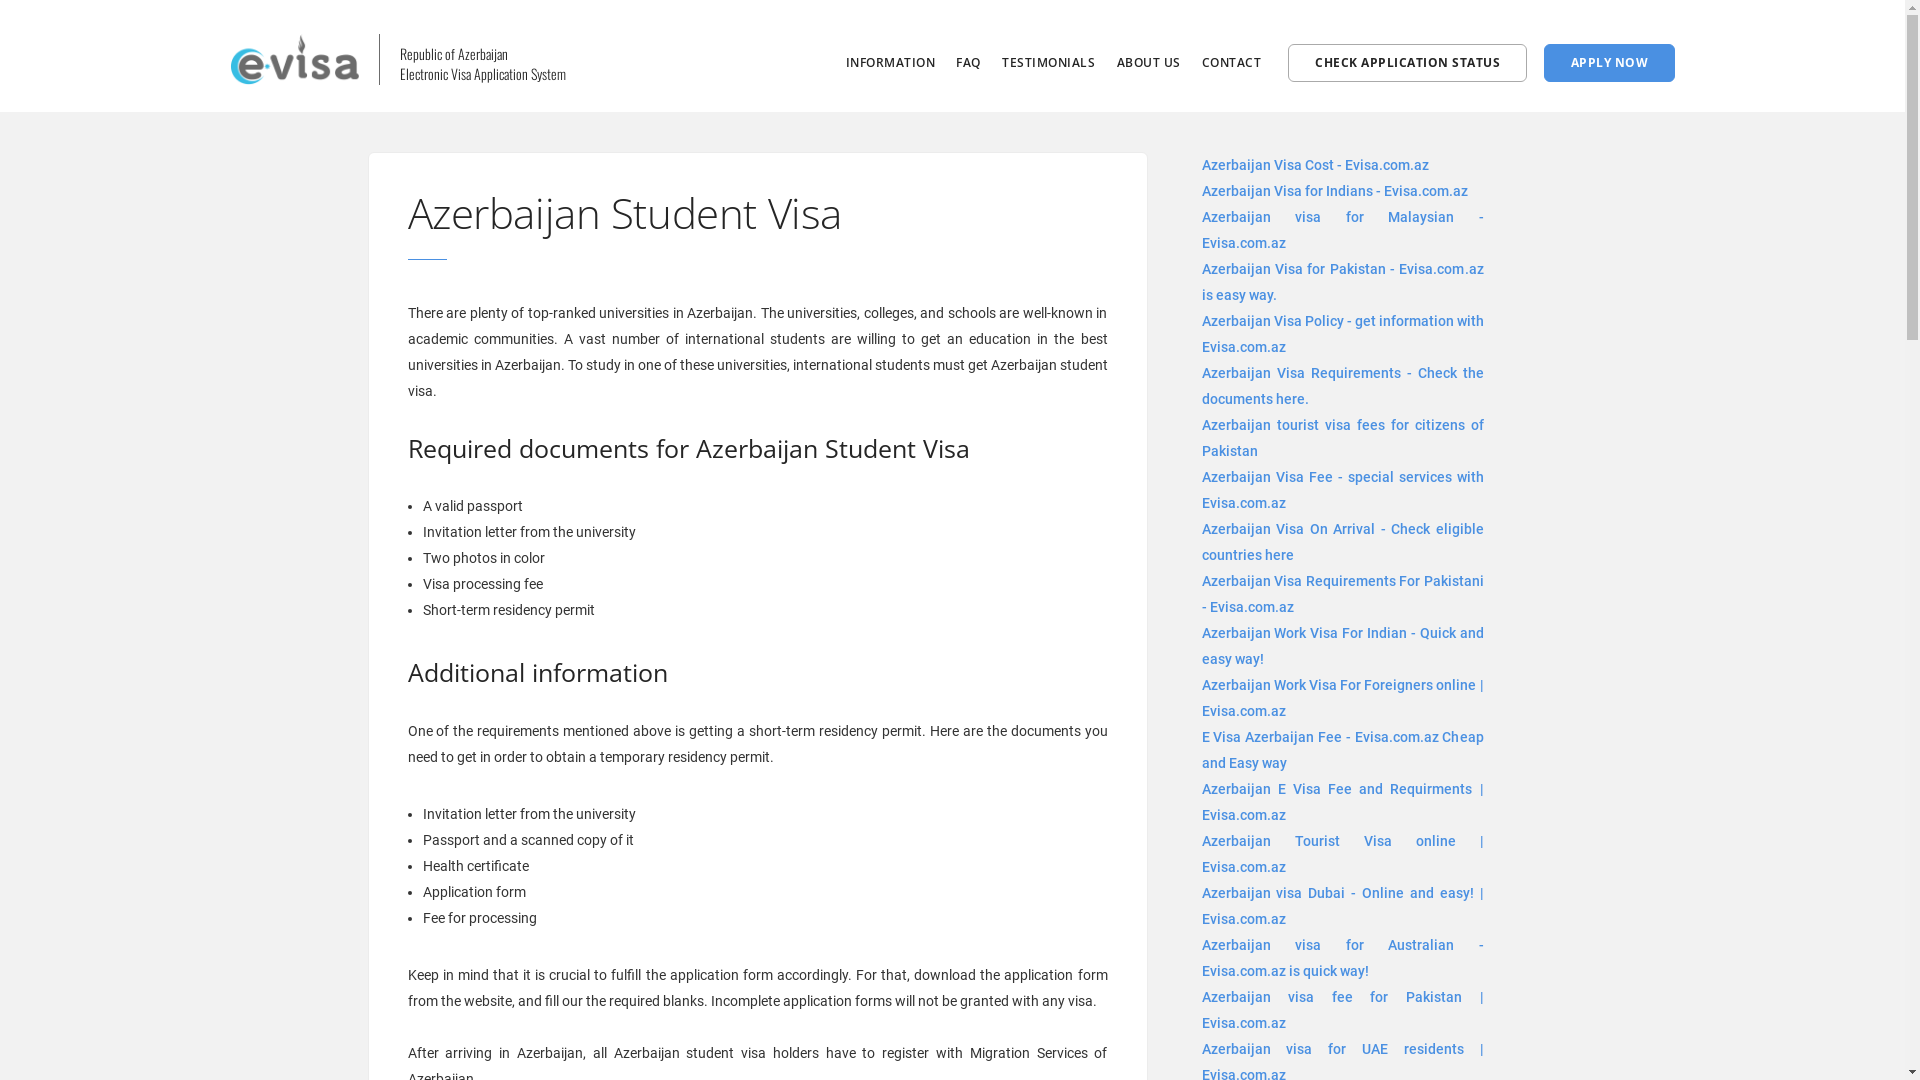 The width and height of the screenshot is (1920, 1080). Describe the element at coordinates (1343, 801) in the screenshot. I see `'Azerbaijan E Visa Fee and Requirments | Evisa.com.az'` at that location.